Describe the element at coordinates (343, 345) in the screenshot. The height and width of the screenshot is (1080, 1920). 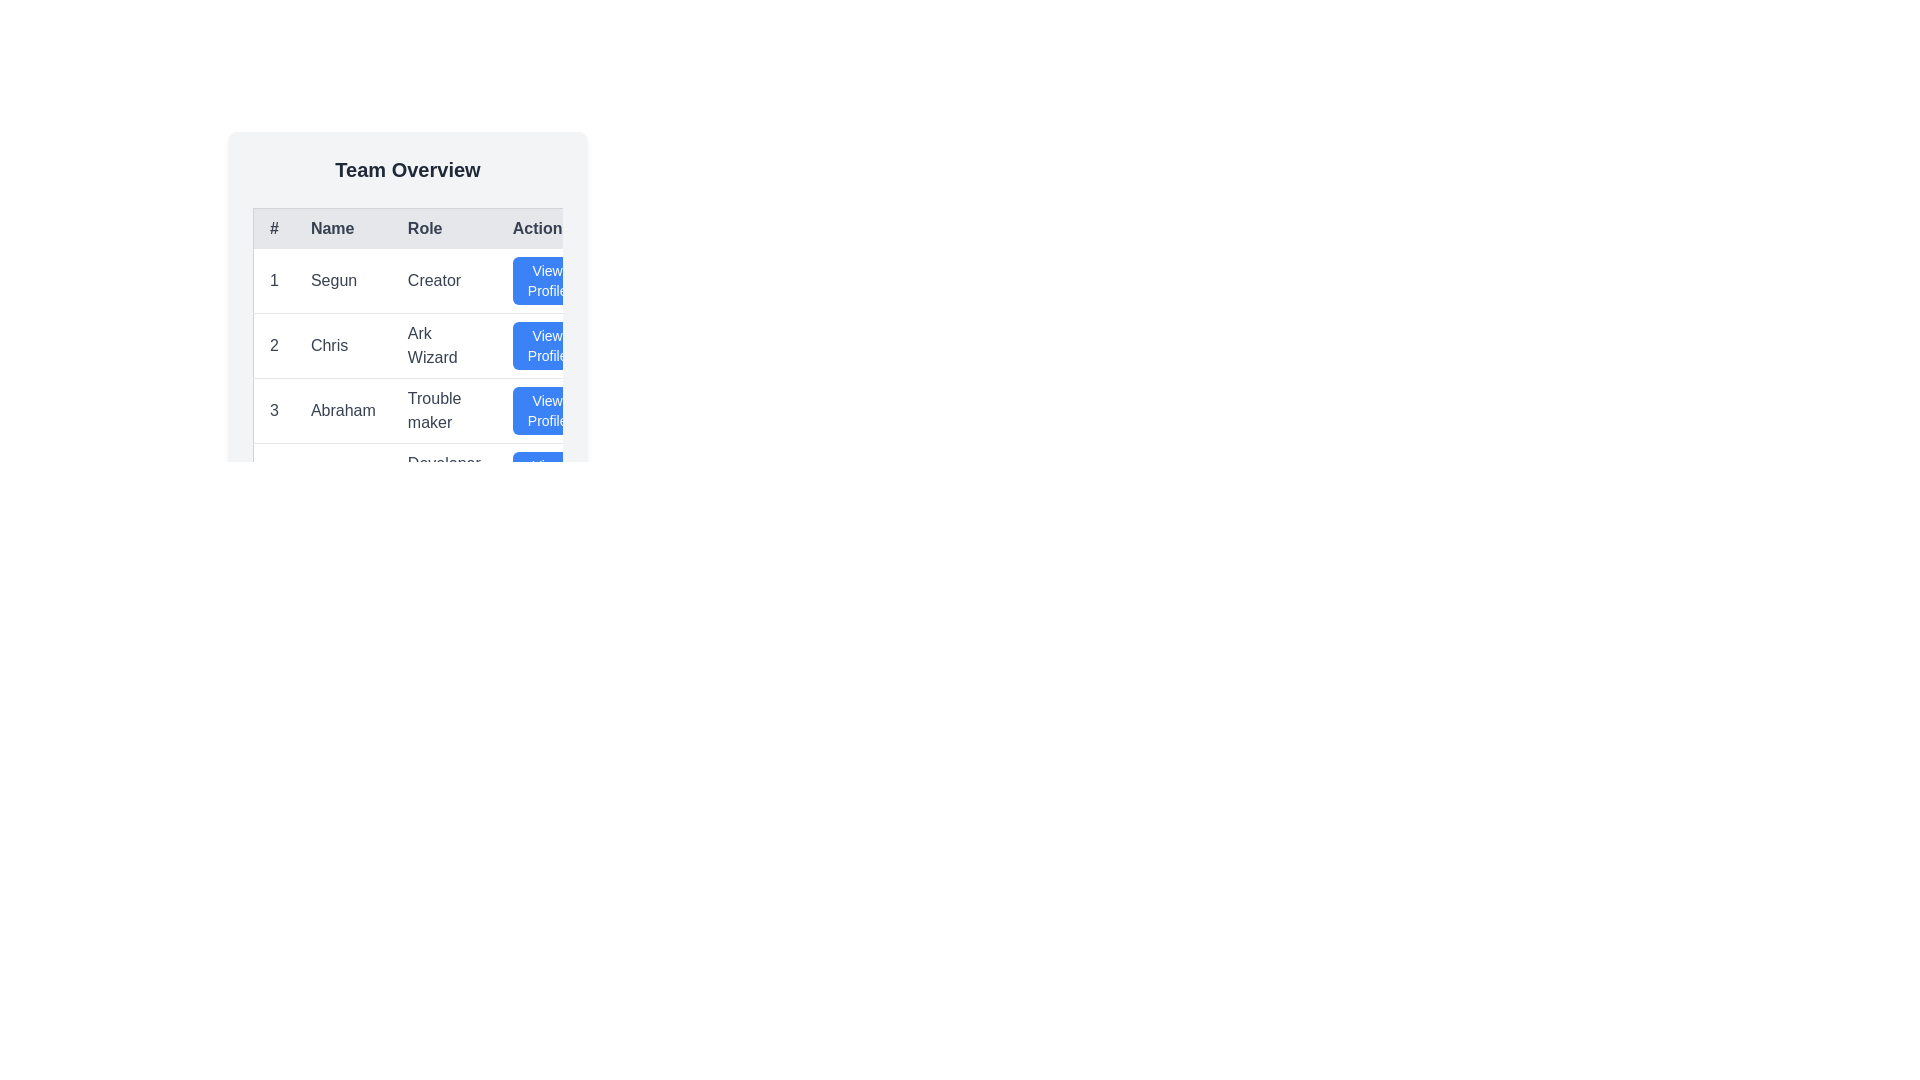
I see `the text element displaying 'Chris' located in the second row of the 'Name' column of the table` at that location.